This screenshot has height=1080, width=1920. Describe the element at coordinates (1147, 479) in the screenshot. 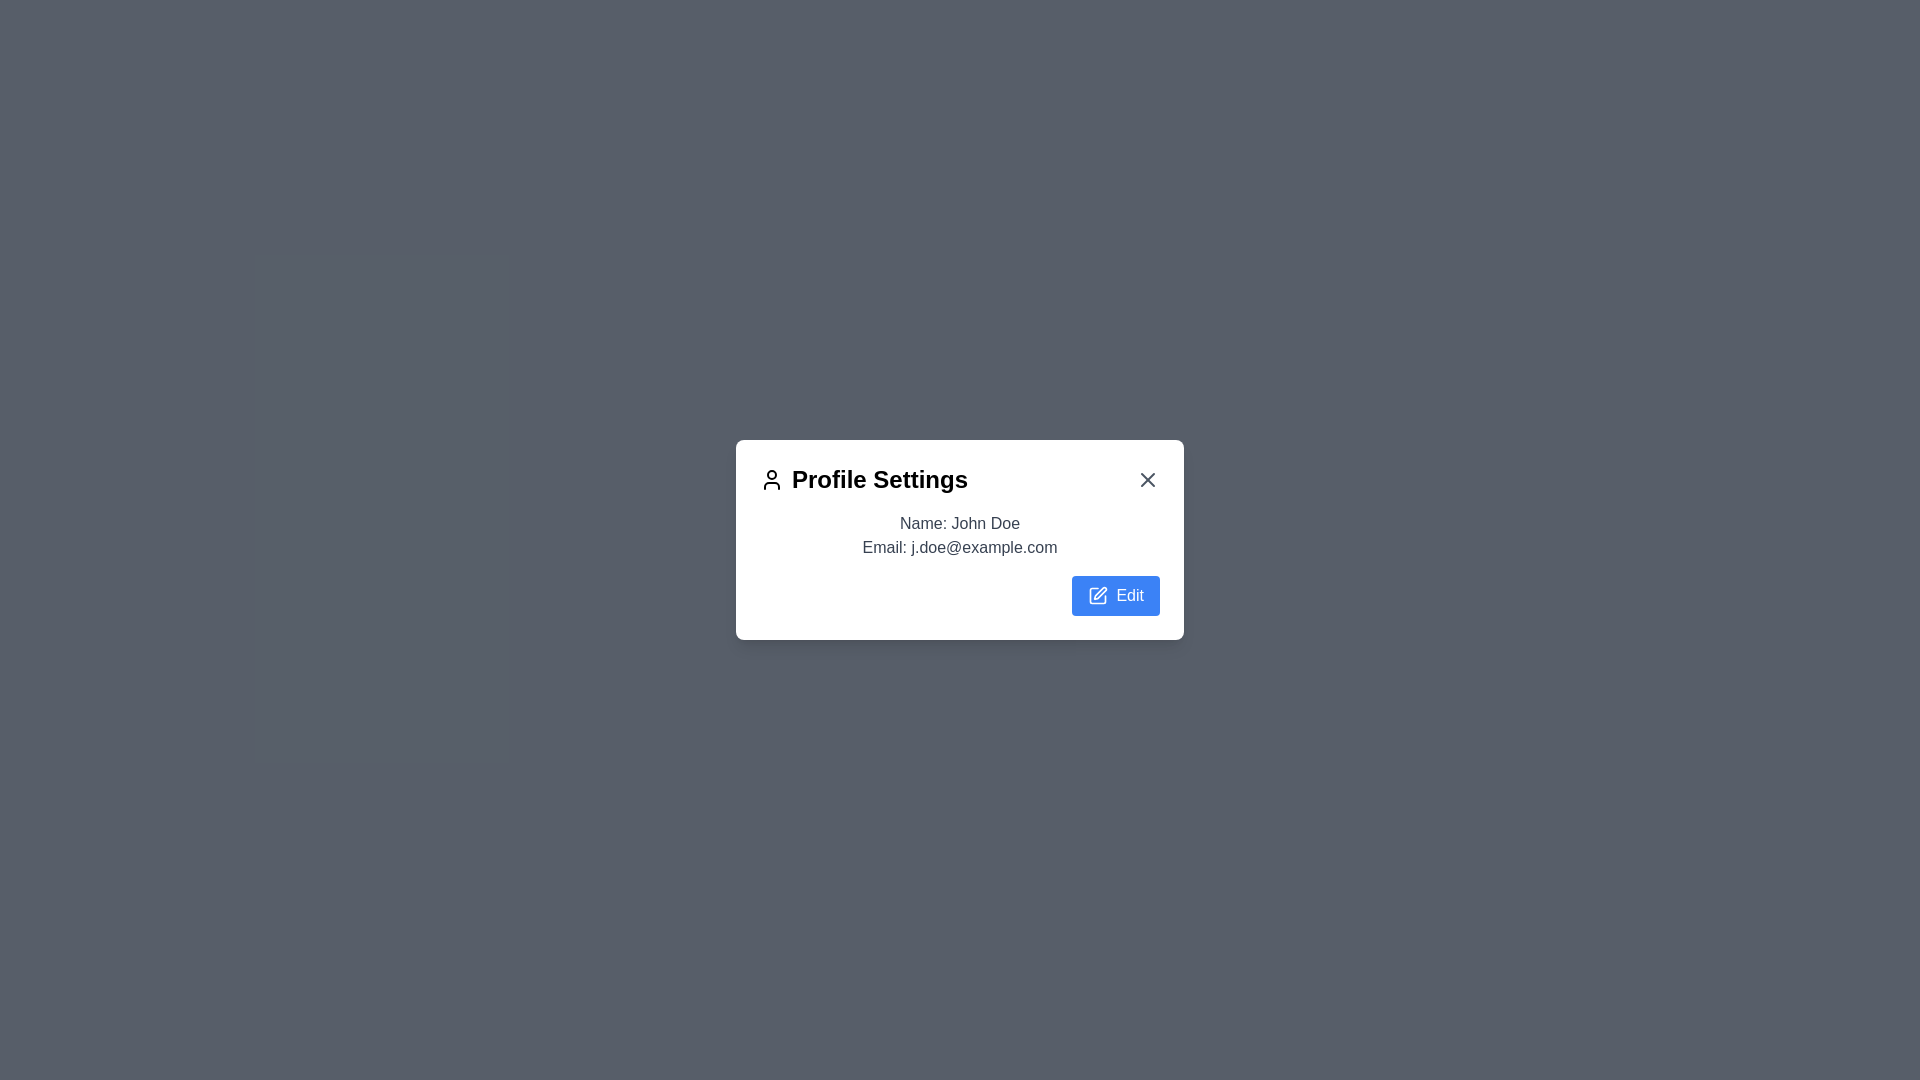

I see `the Close icon located in the top-right corner of the 'Profile Settings' modal dialog` at that location.